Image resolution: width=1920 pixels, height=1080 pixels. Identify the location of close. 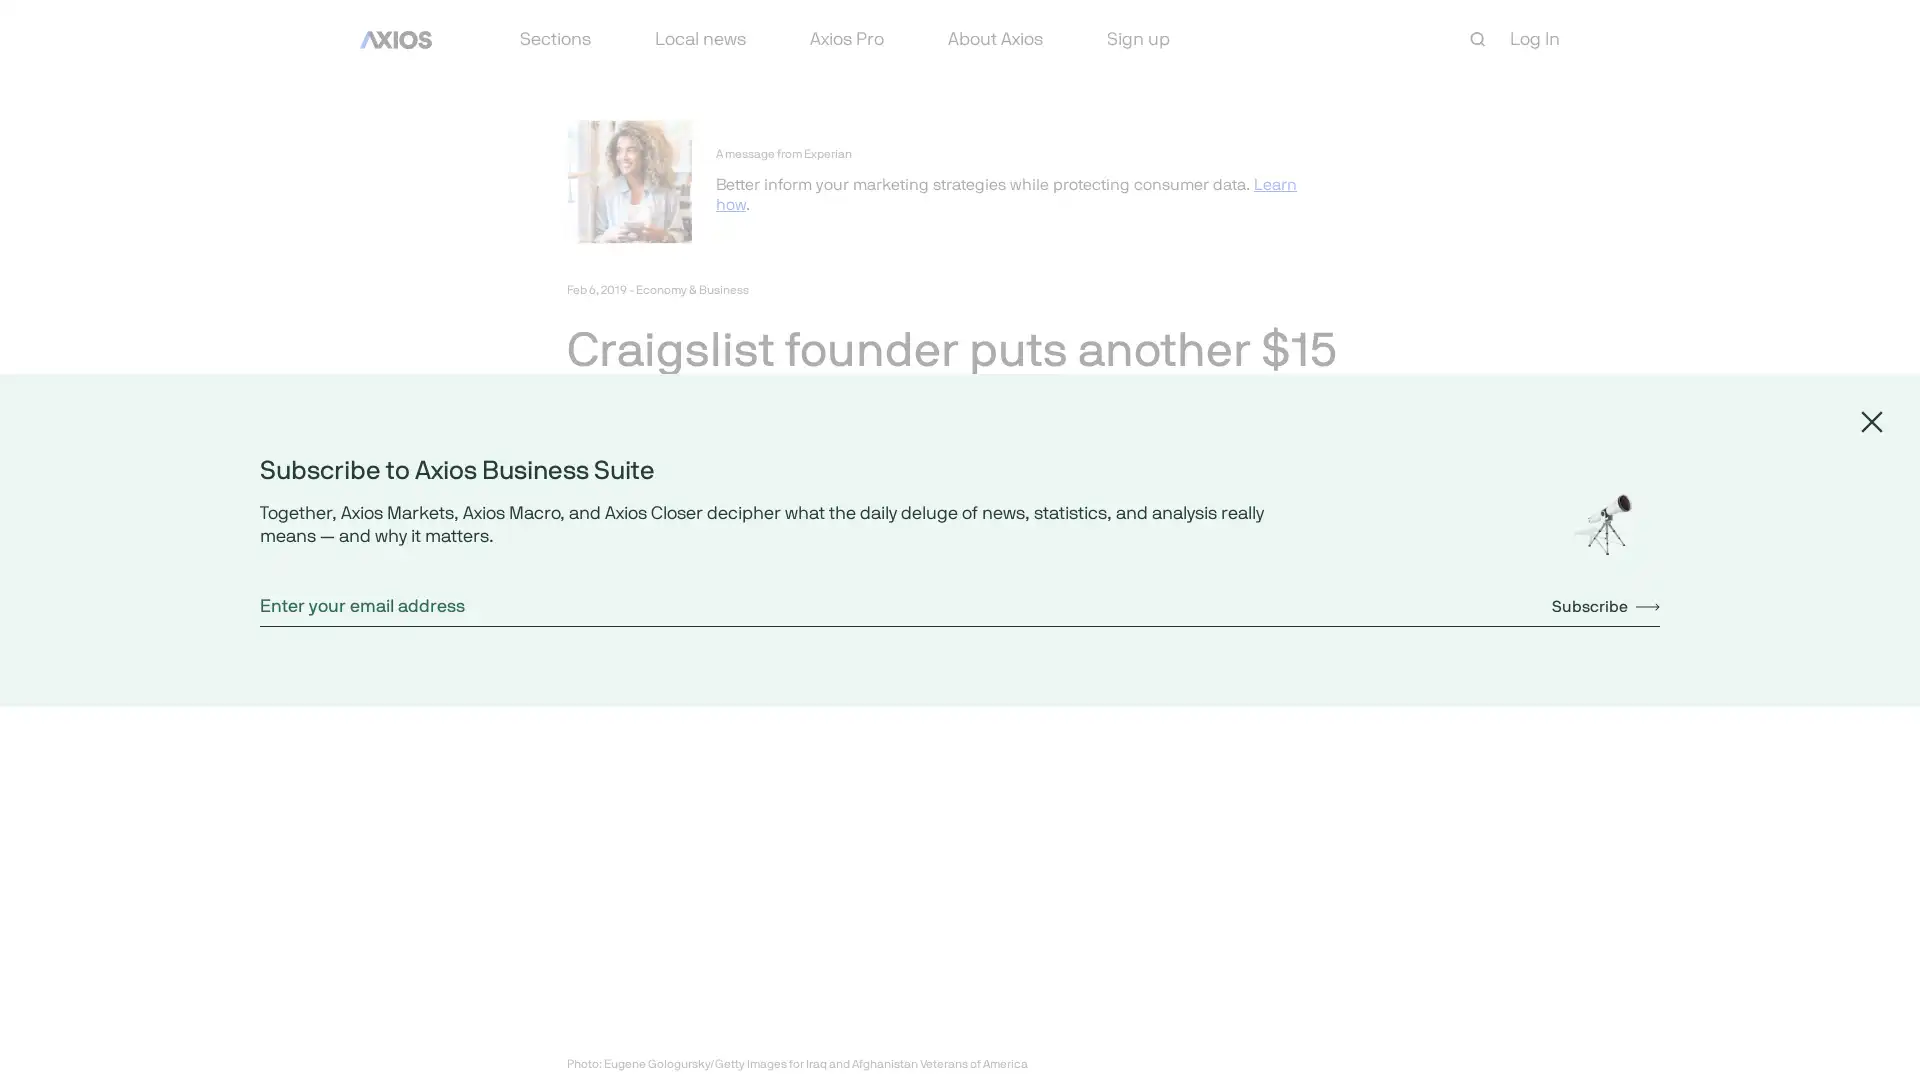
(1871, 419).